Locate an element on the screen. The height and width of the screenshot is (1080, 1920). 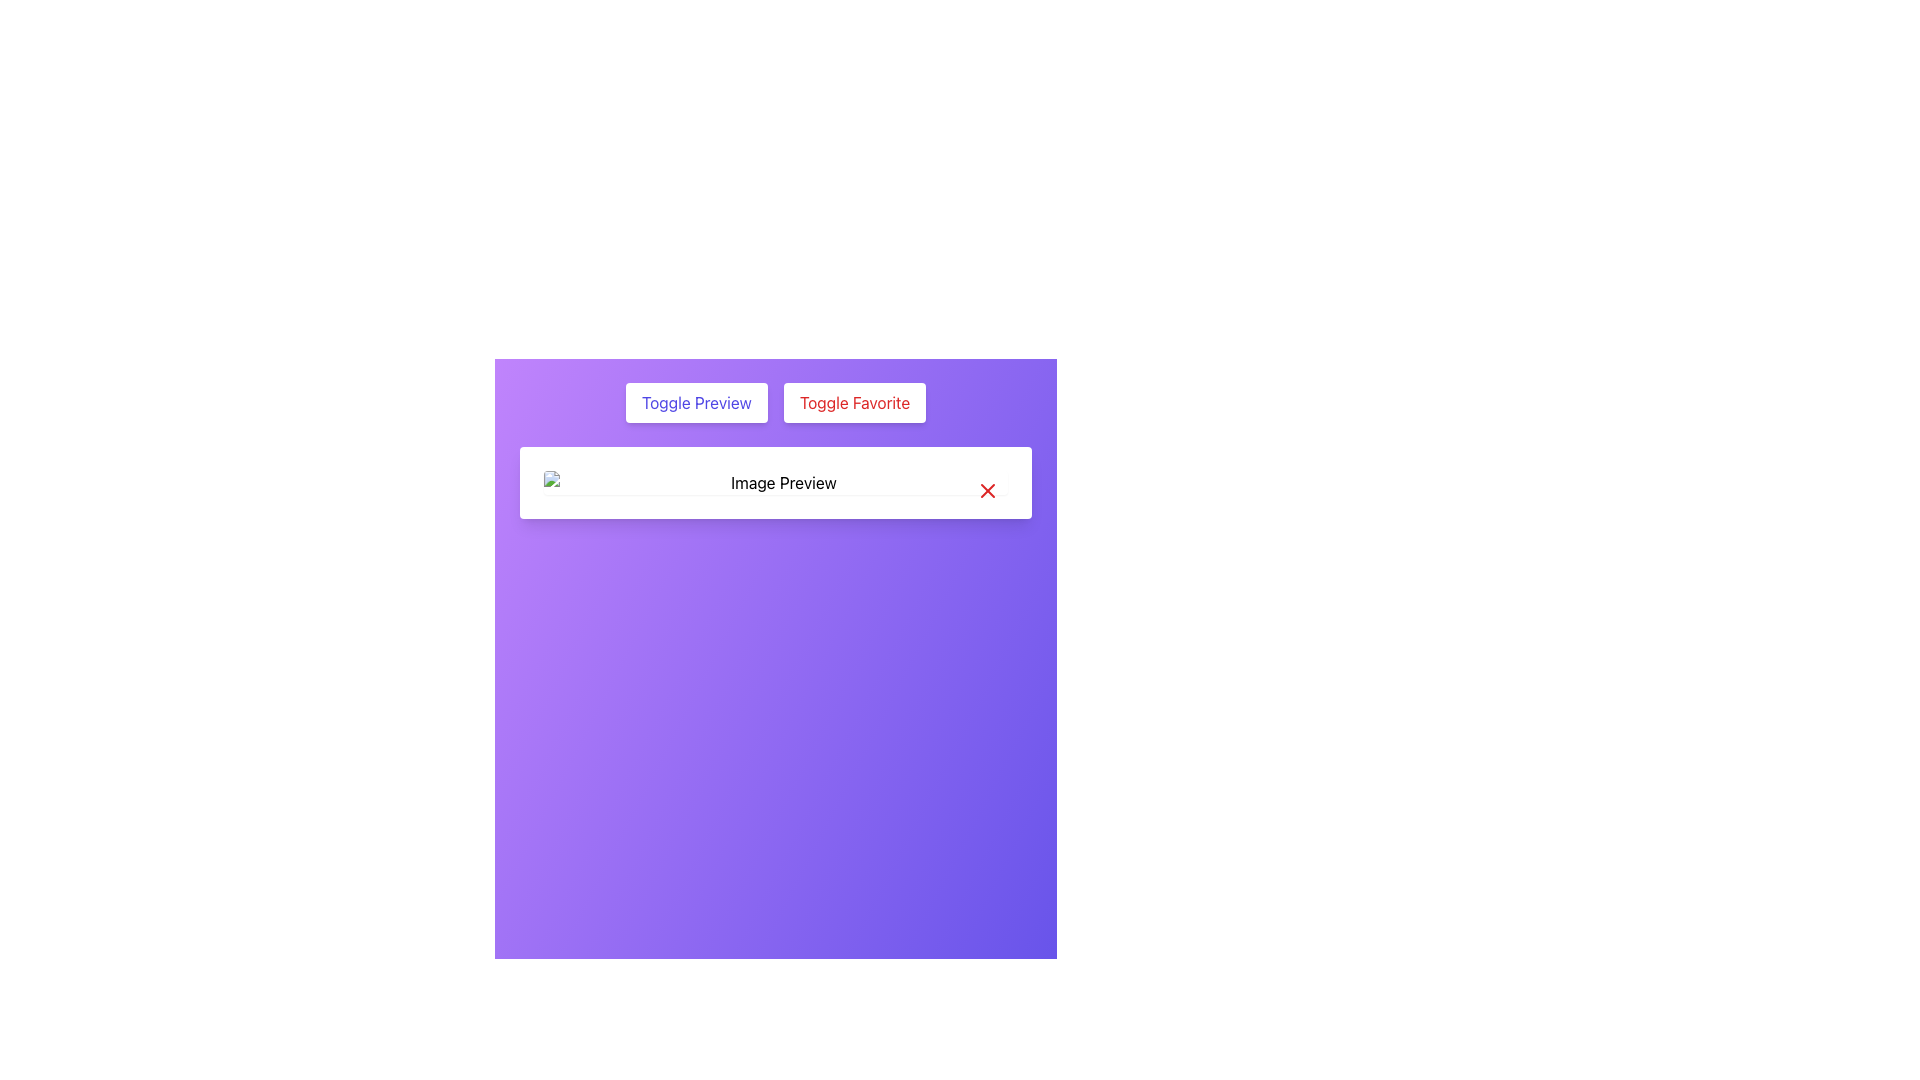
the close button located at the top-right corner of the 'Image Preview' popup box is located at coordinates (988, 490).